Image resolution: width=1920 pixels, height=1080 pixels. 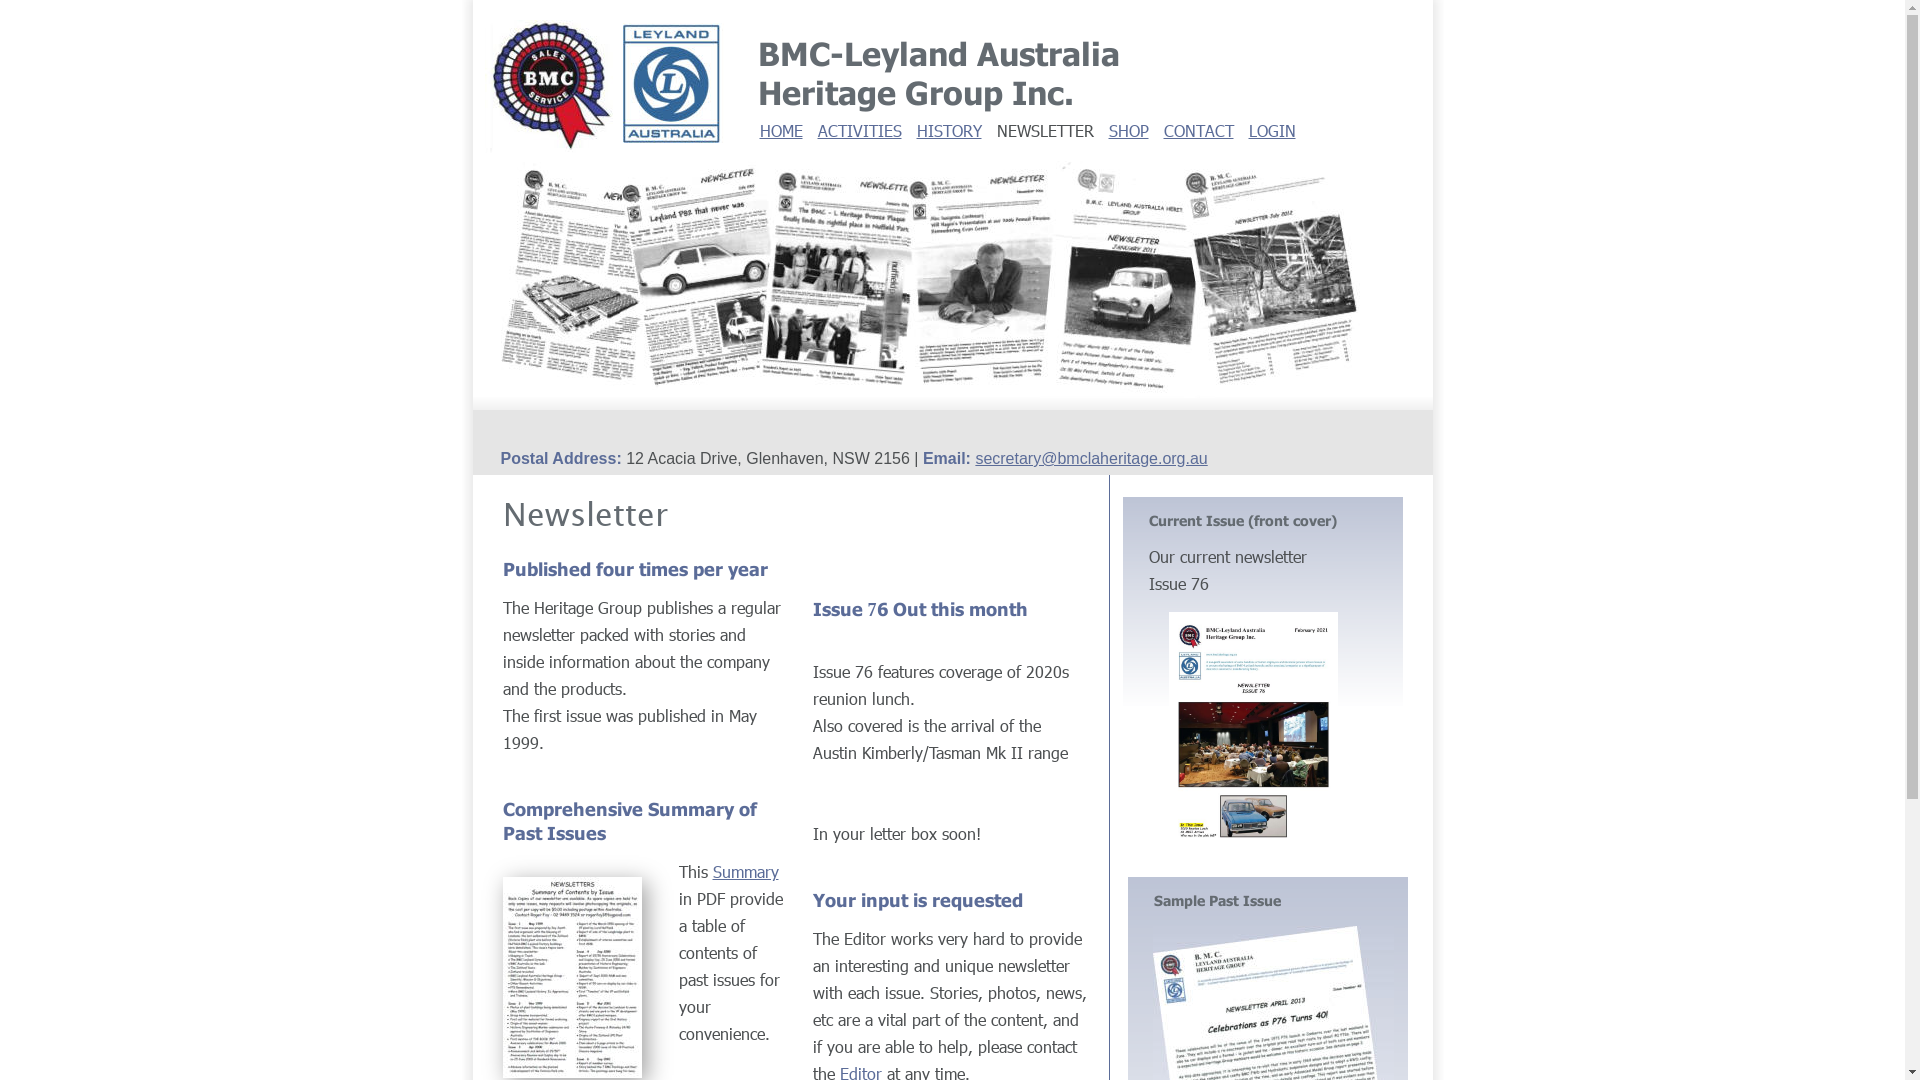 I want to click on 'HOME', so click(x=780, y=130).